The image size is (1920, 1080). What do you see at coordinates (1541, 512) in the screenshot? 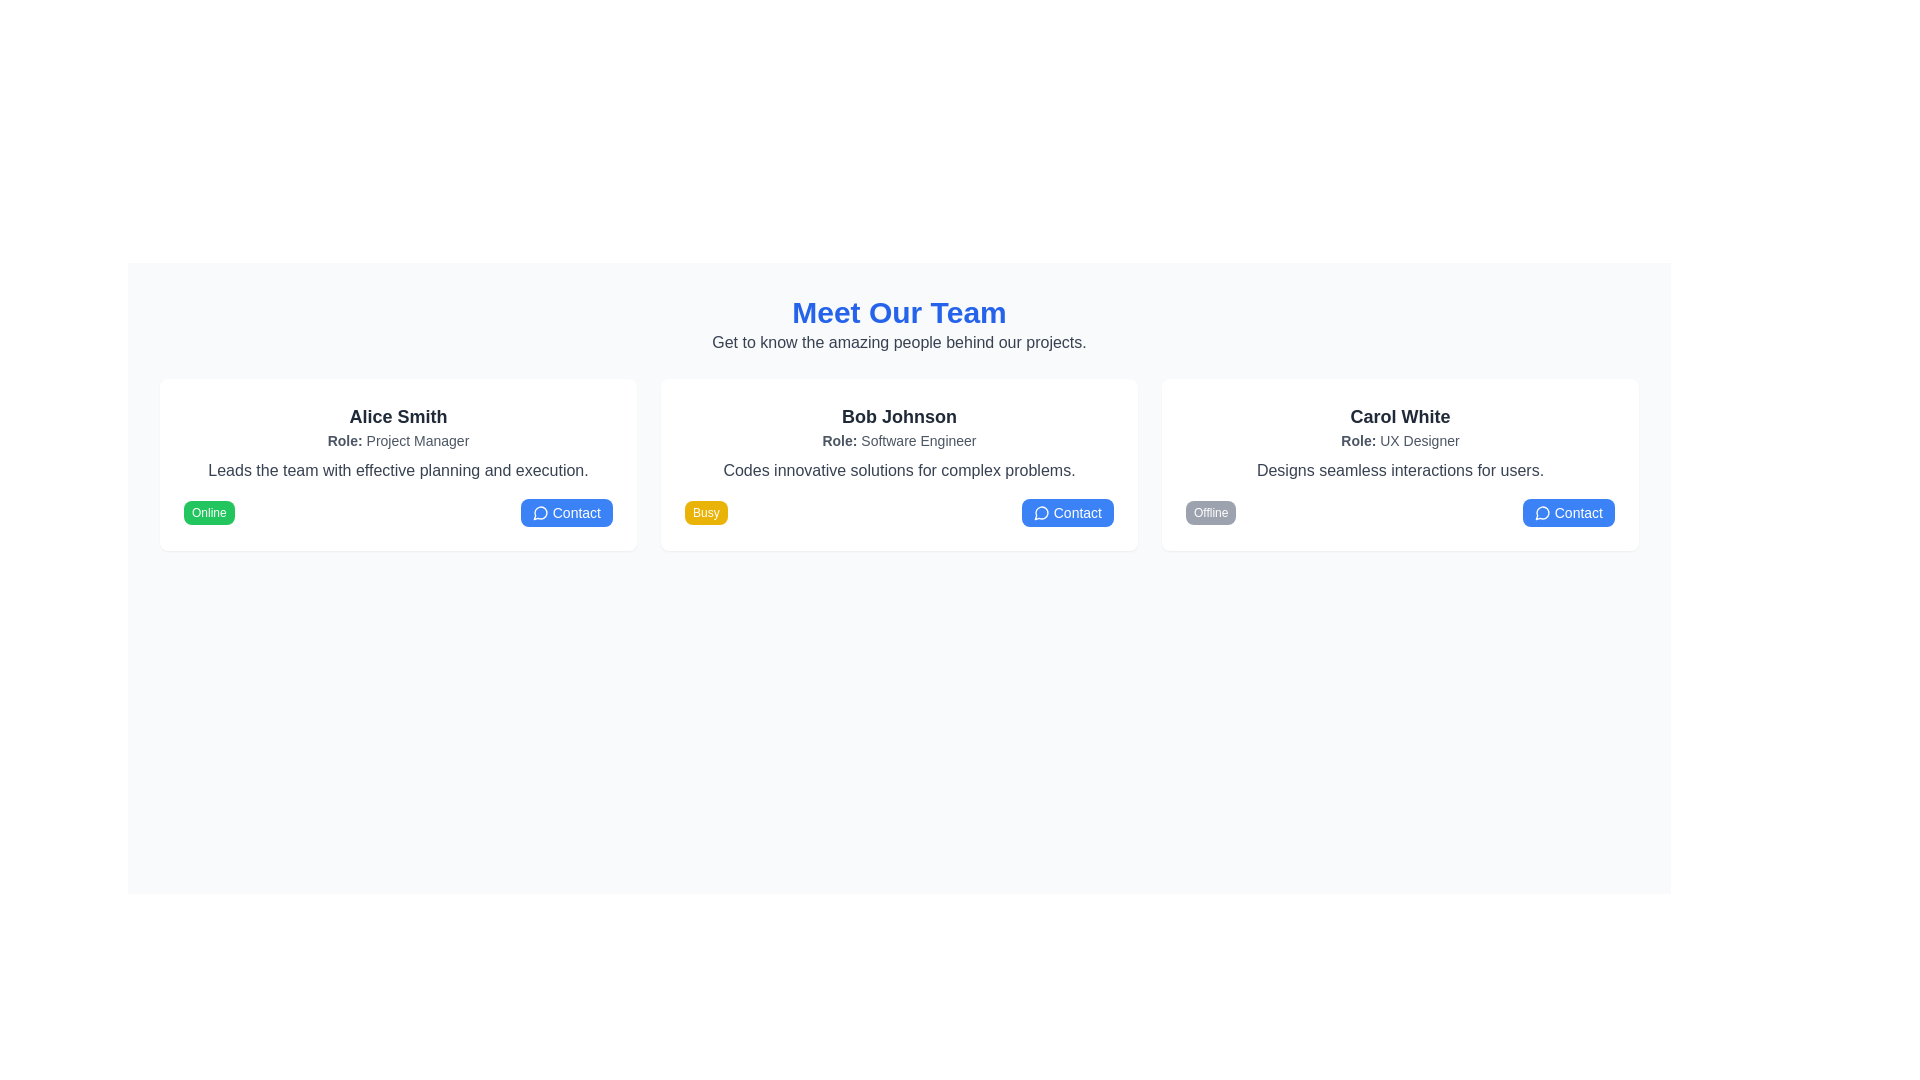
I see `the icon within the 'Contact' button, which is the third button in the horizontal group below the 'Carol White' card in the team member section` at bounding box center [1541, 512].